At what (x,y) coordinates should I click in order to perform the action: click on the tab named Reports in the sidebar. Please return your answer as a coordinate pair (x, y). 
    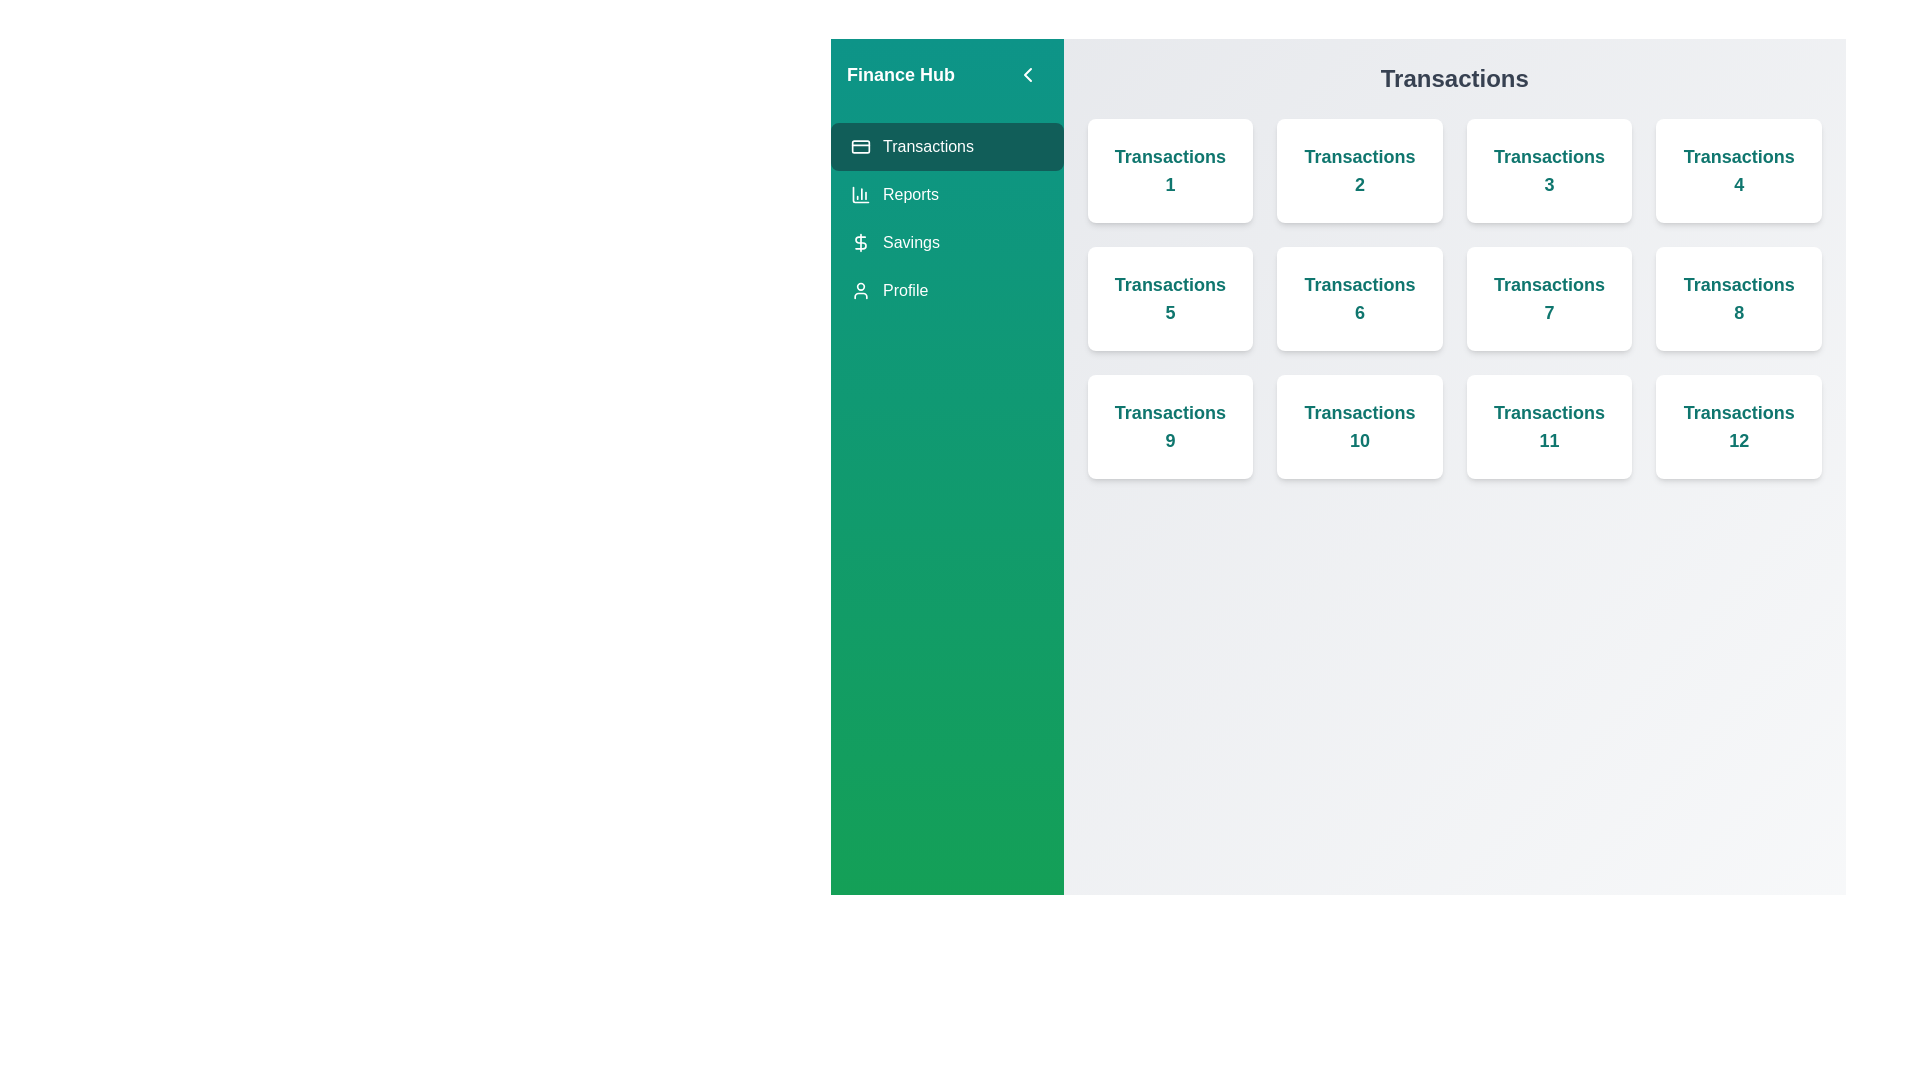
    Looking at the image, I should click on (945, 195).